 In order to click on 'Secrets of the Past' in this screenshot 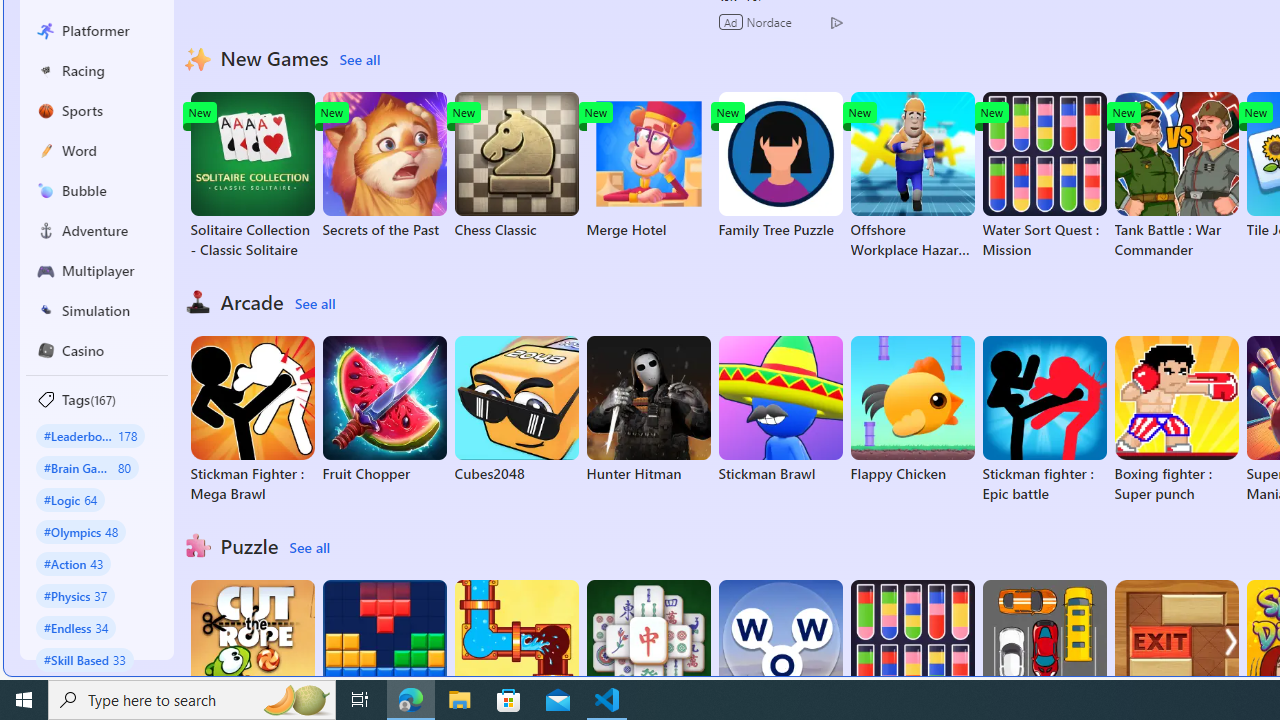, I will do `click(384, 164)`.